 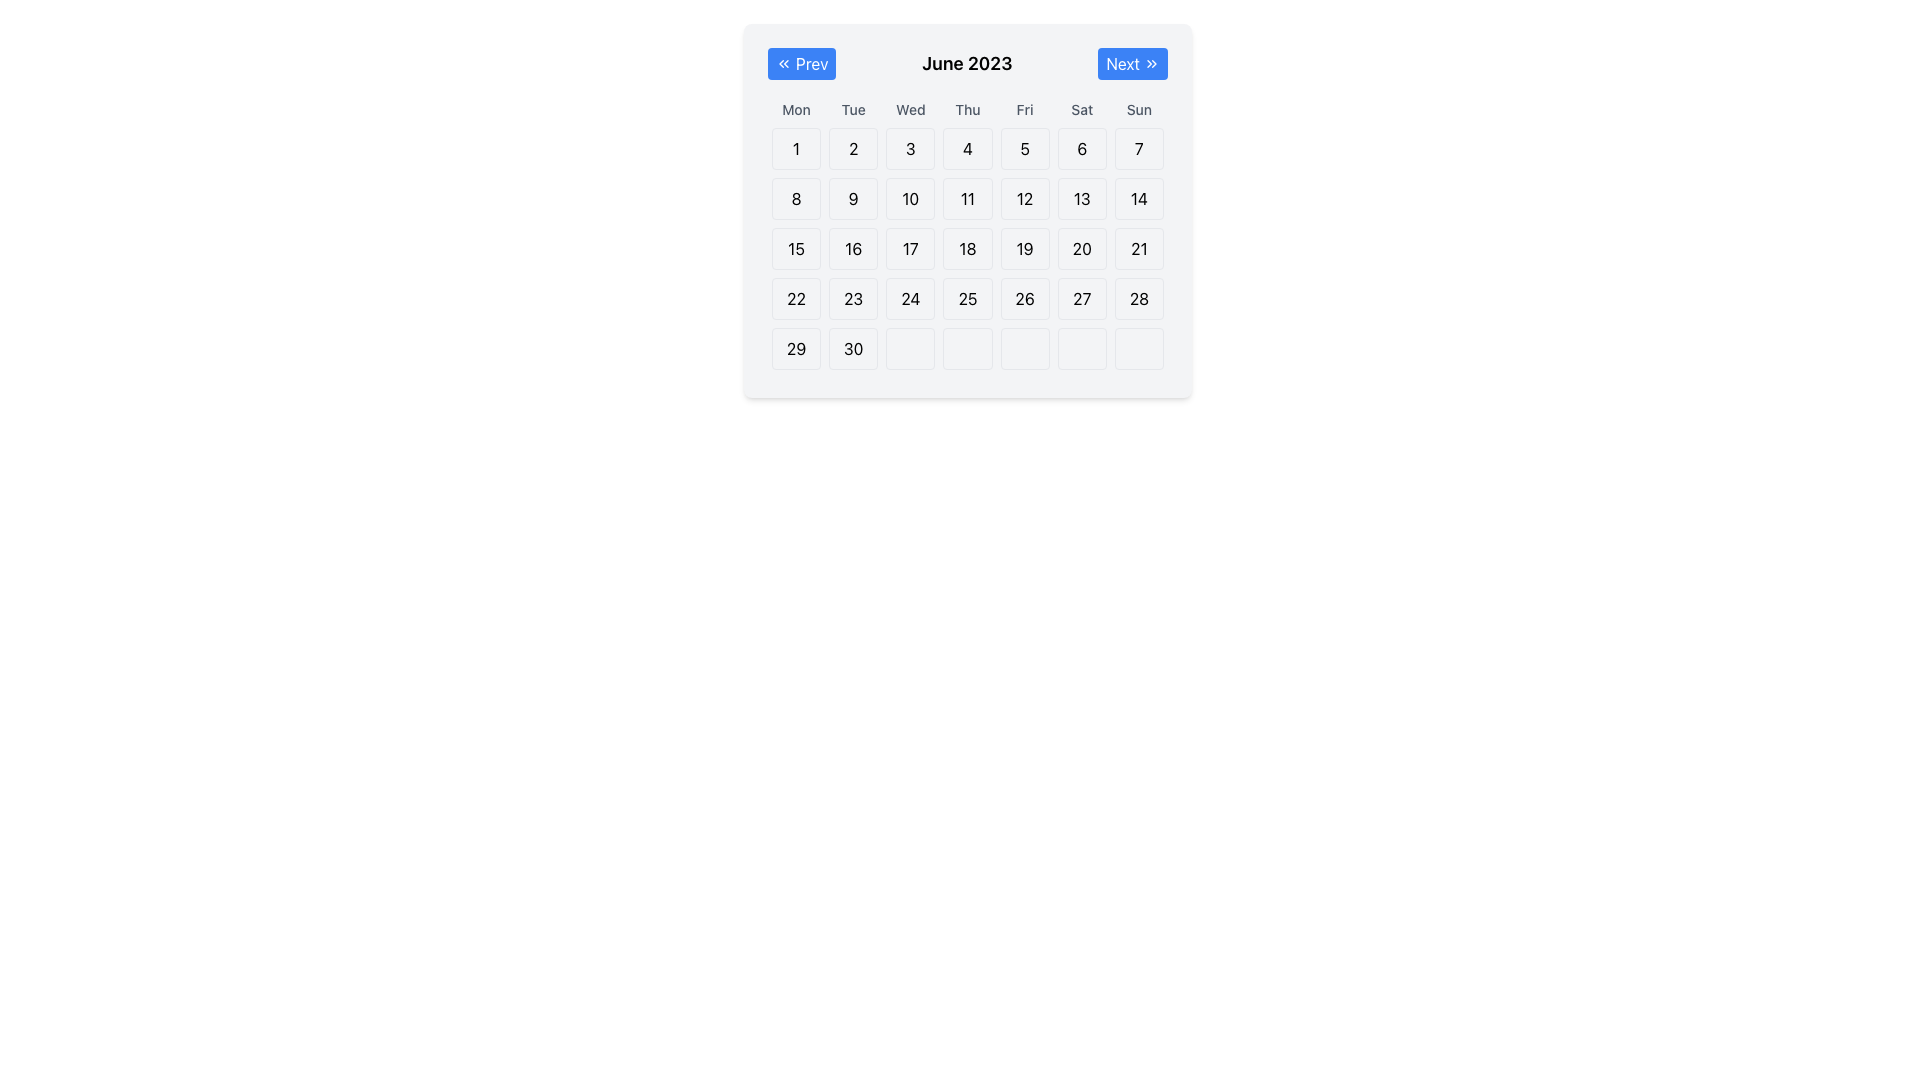 What do you see at coordinates (853, 199) in the screenshot?
I see `the button labeled '9'` at bounding box center [853, 199].